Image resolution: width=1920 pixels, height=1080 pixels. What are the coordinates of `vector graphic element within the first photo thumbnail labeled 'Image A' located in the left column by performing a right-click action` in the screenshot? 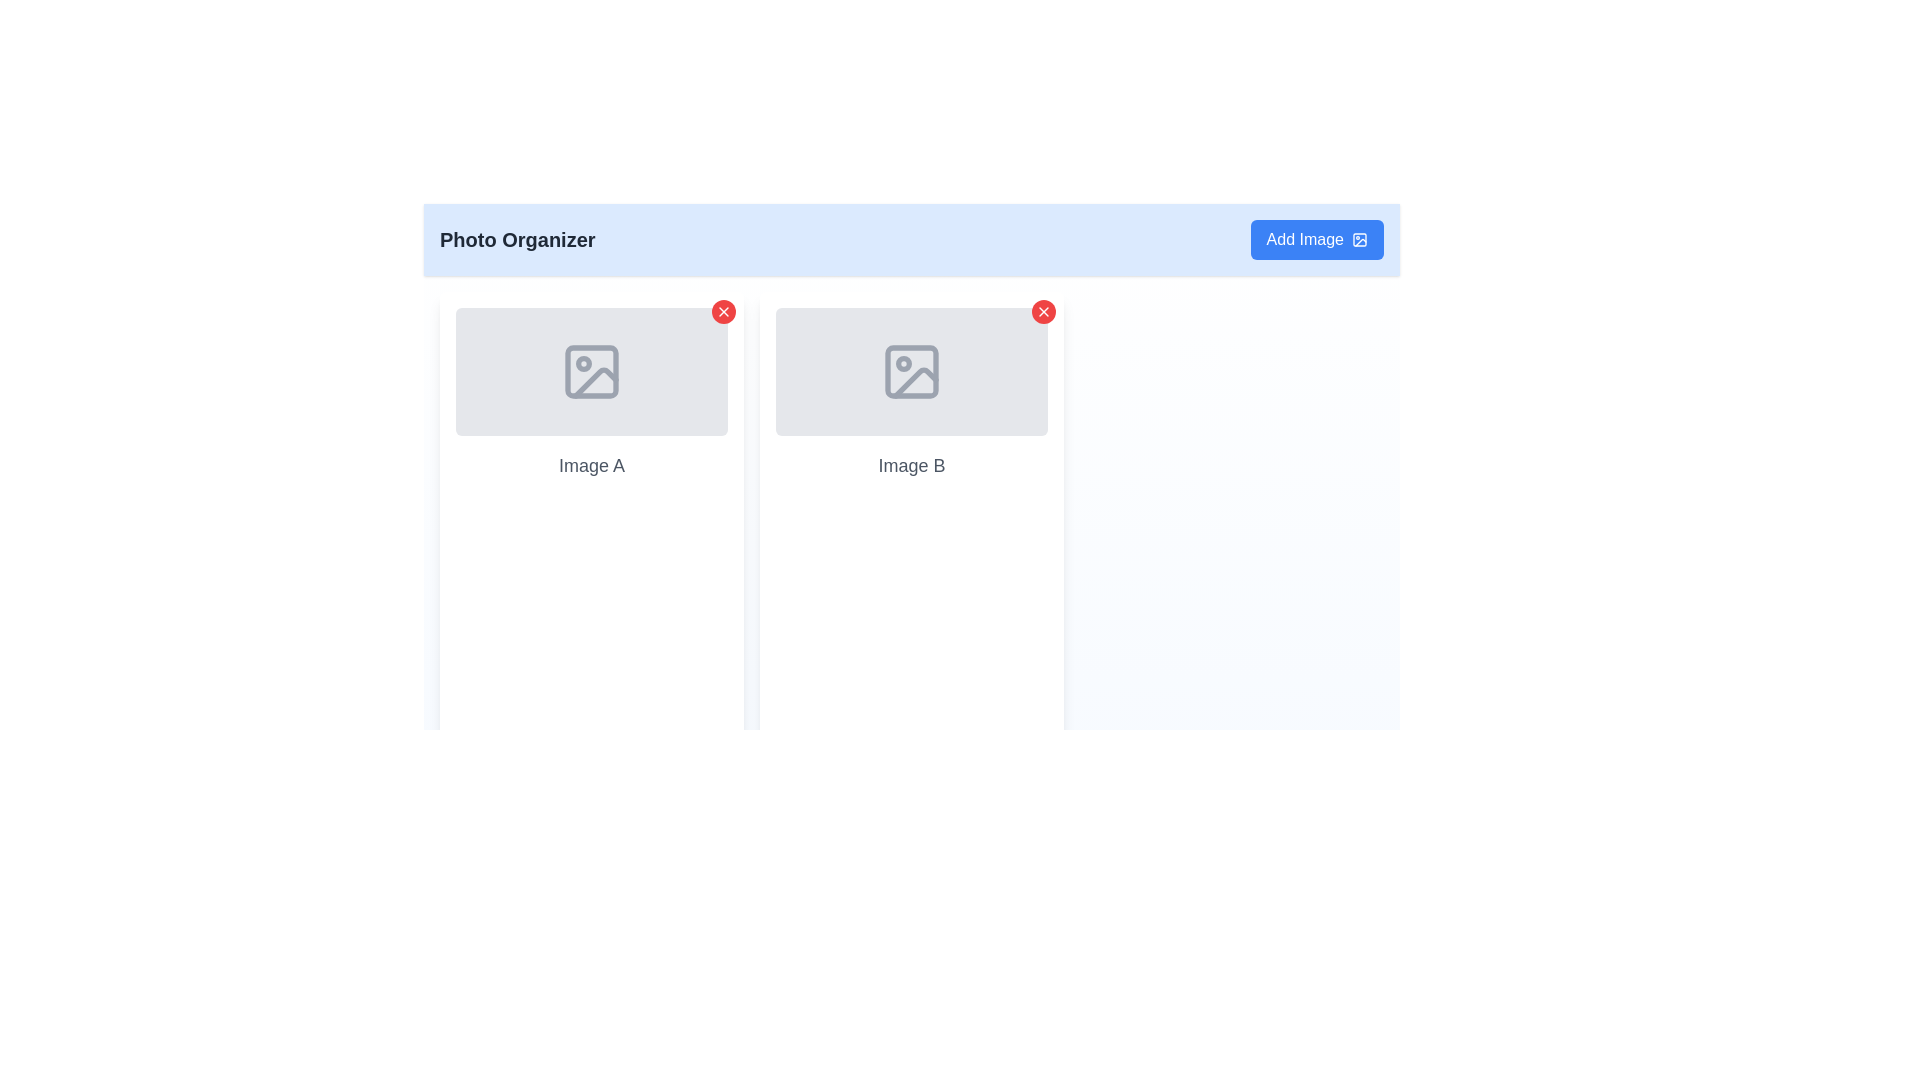 It's located at (590, 371).